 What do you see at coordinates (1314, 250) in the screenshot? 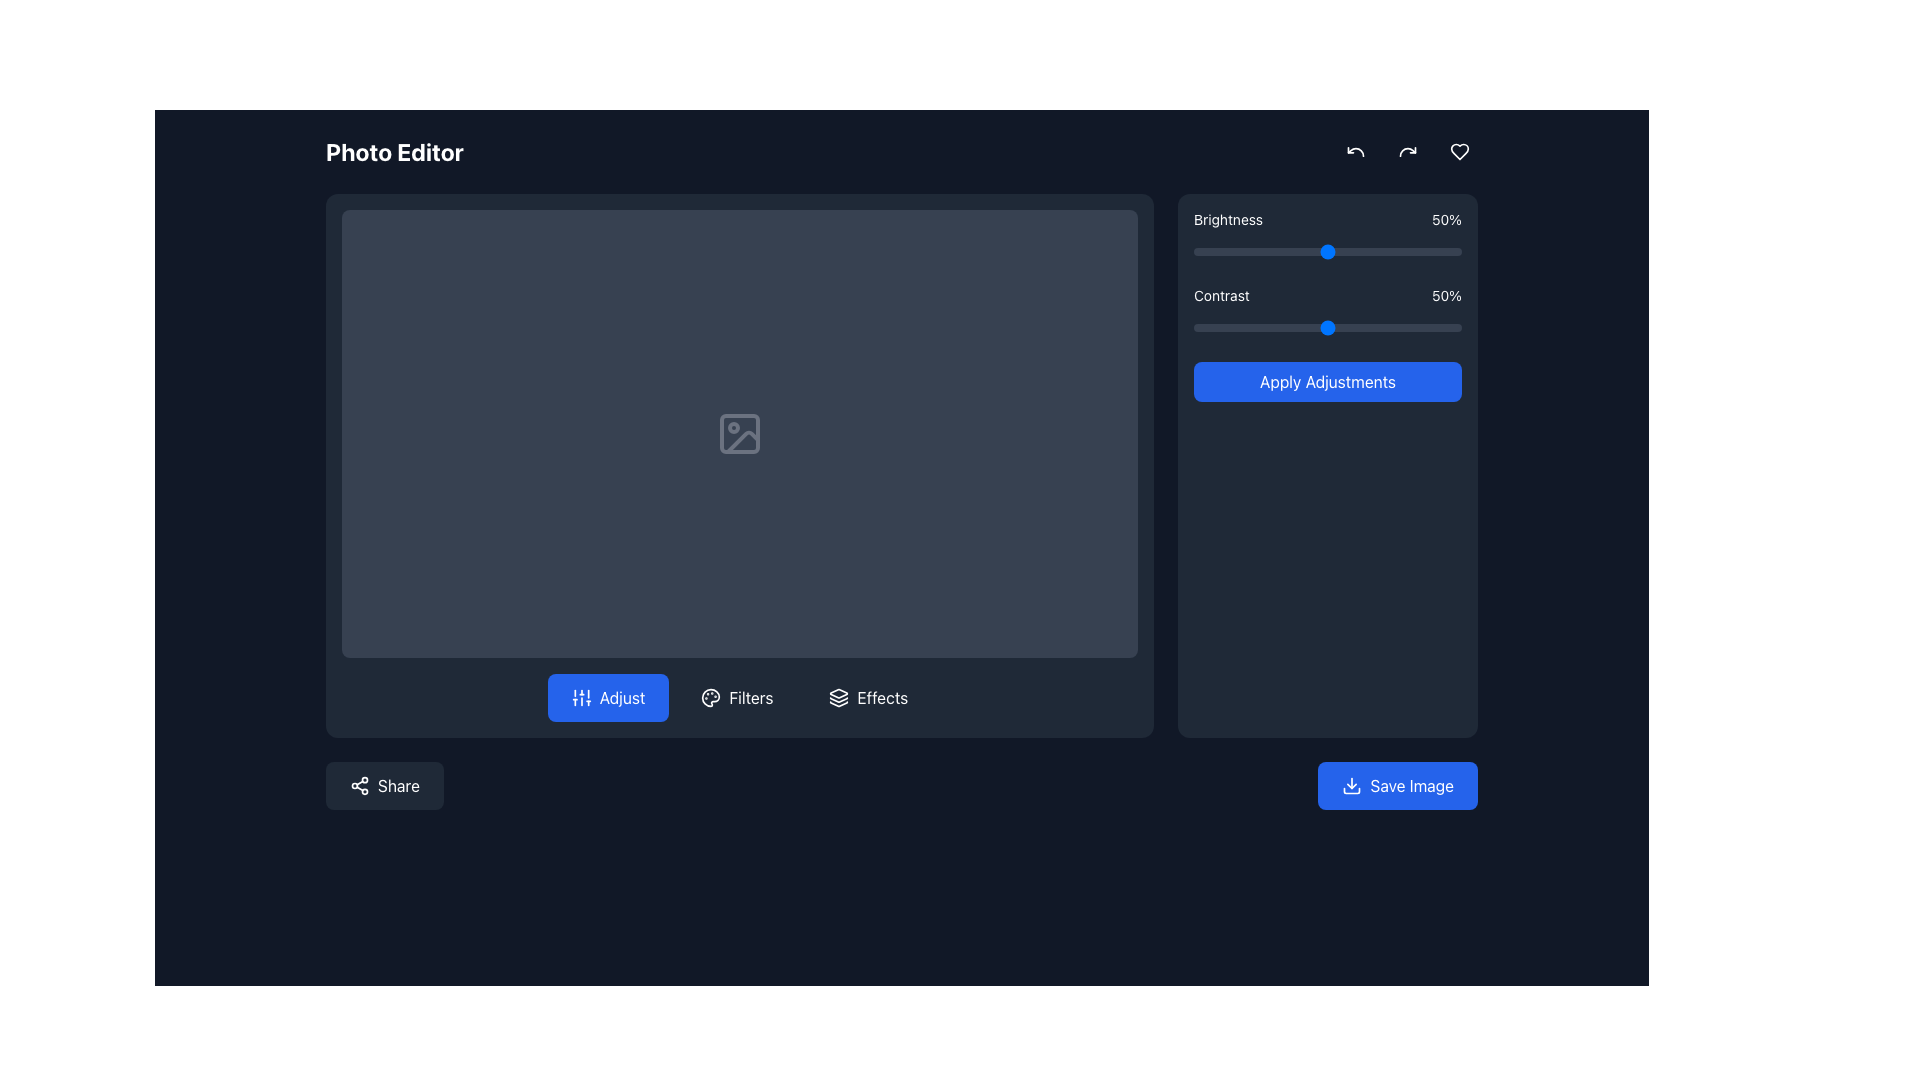
I see `brightness` at bounding box center [1314, 250].